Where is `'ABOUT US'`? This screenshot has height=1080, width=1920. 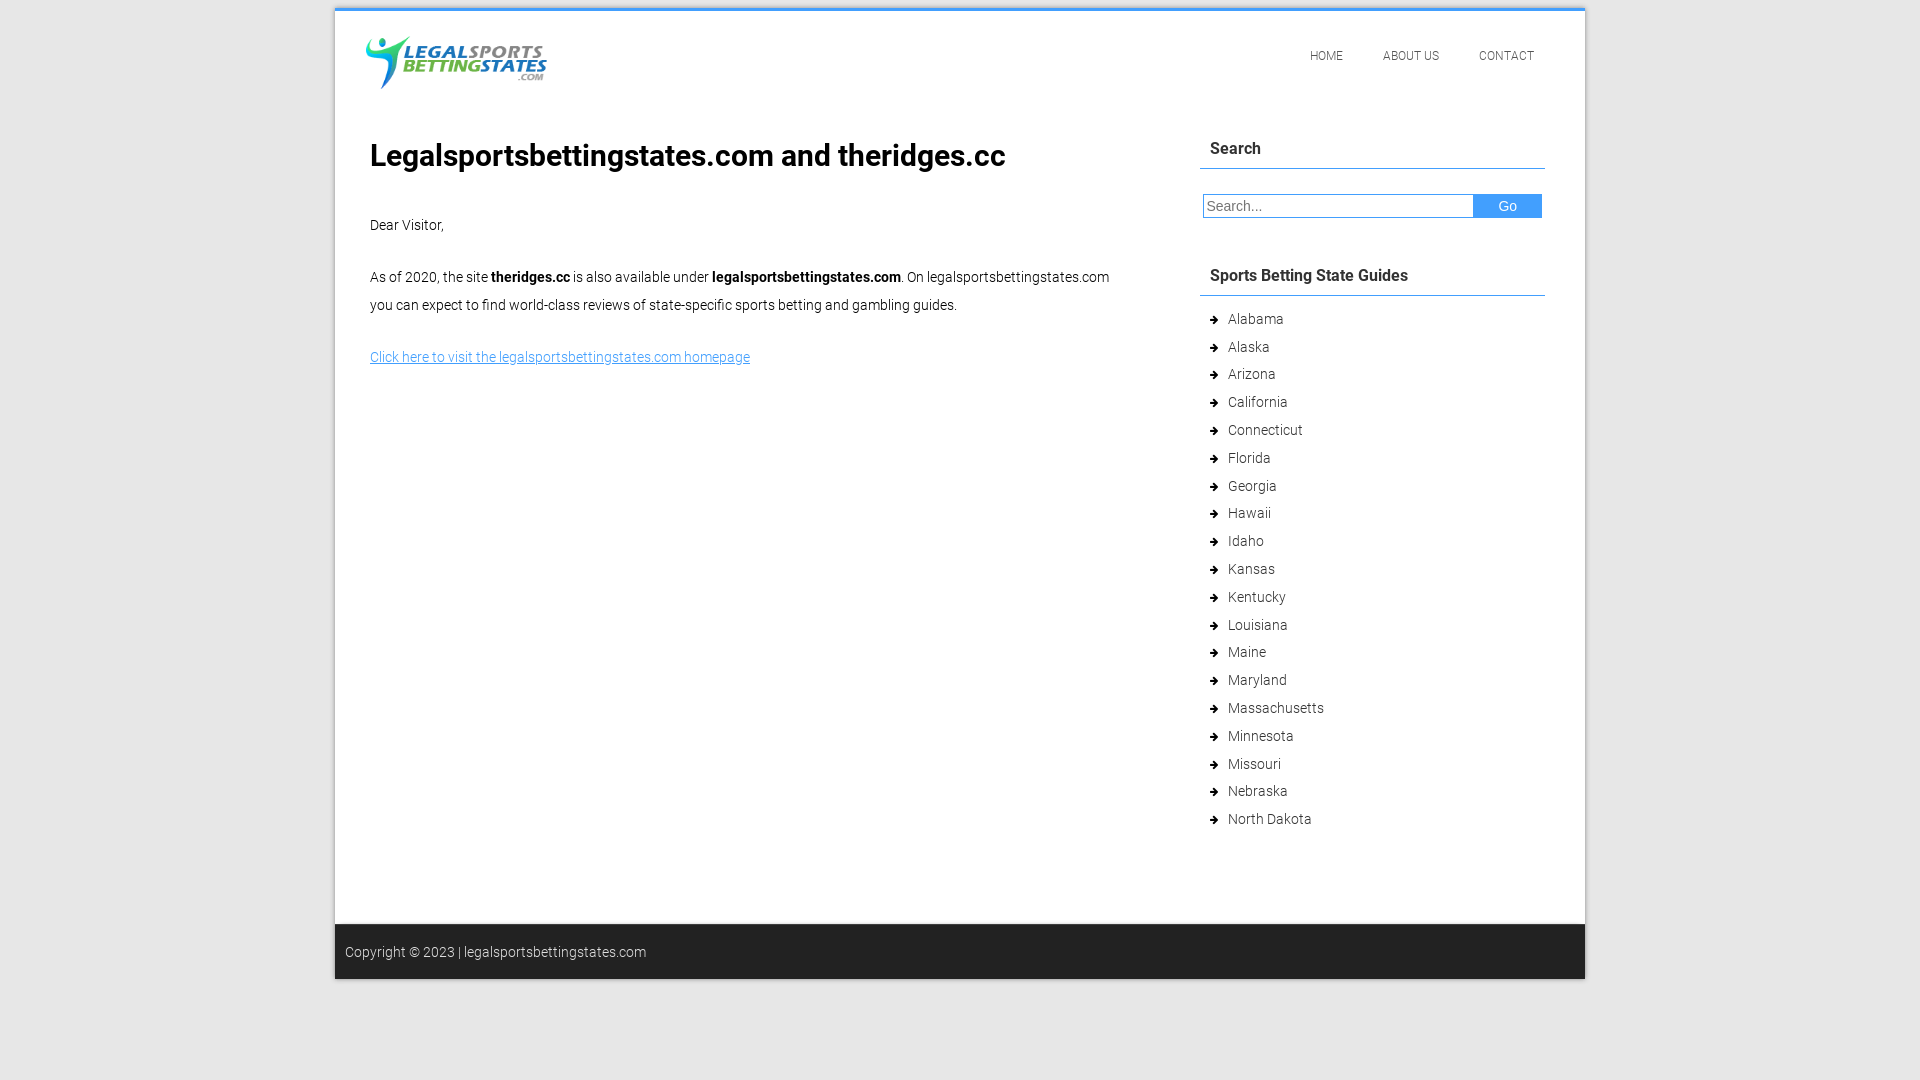 'ABOUT US' is located at coordinates (1410, 56).